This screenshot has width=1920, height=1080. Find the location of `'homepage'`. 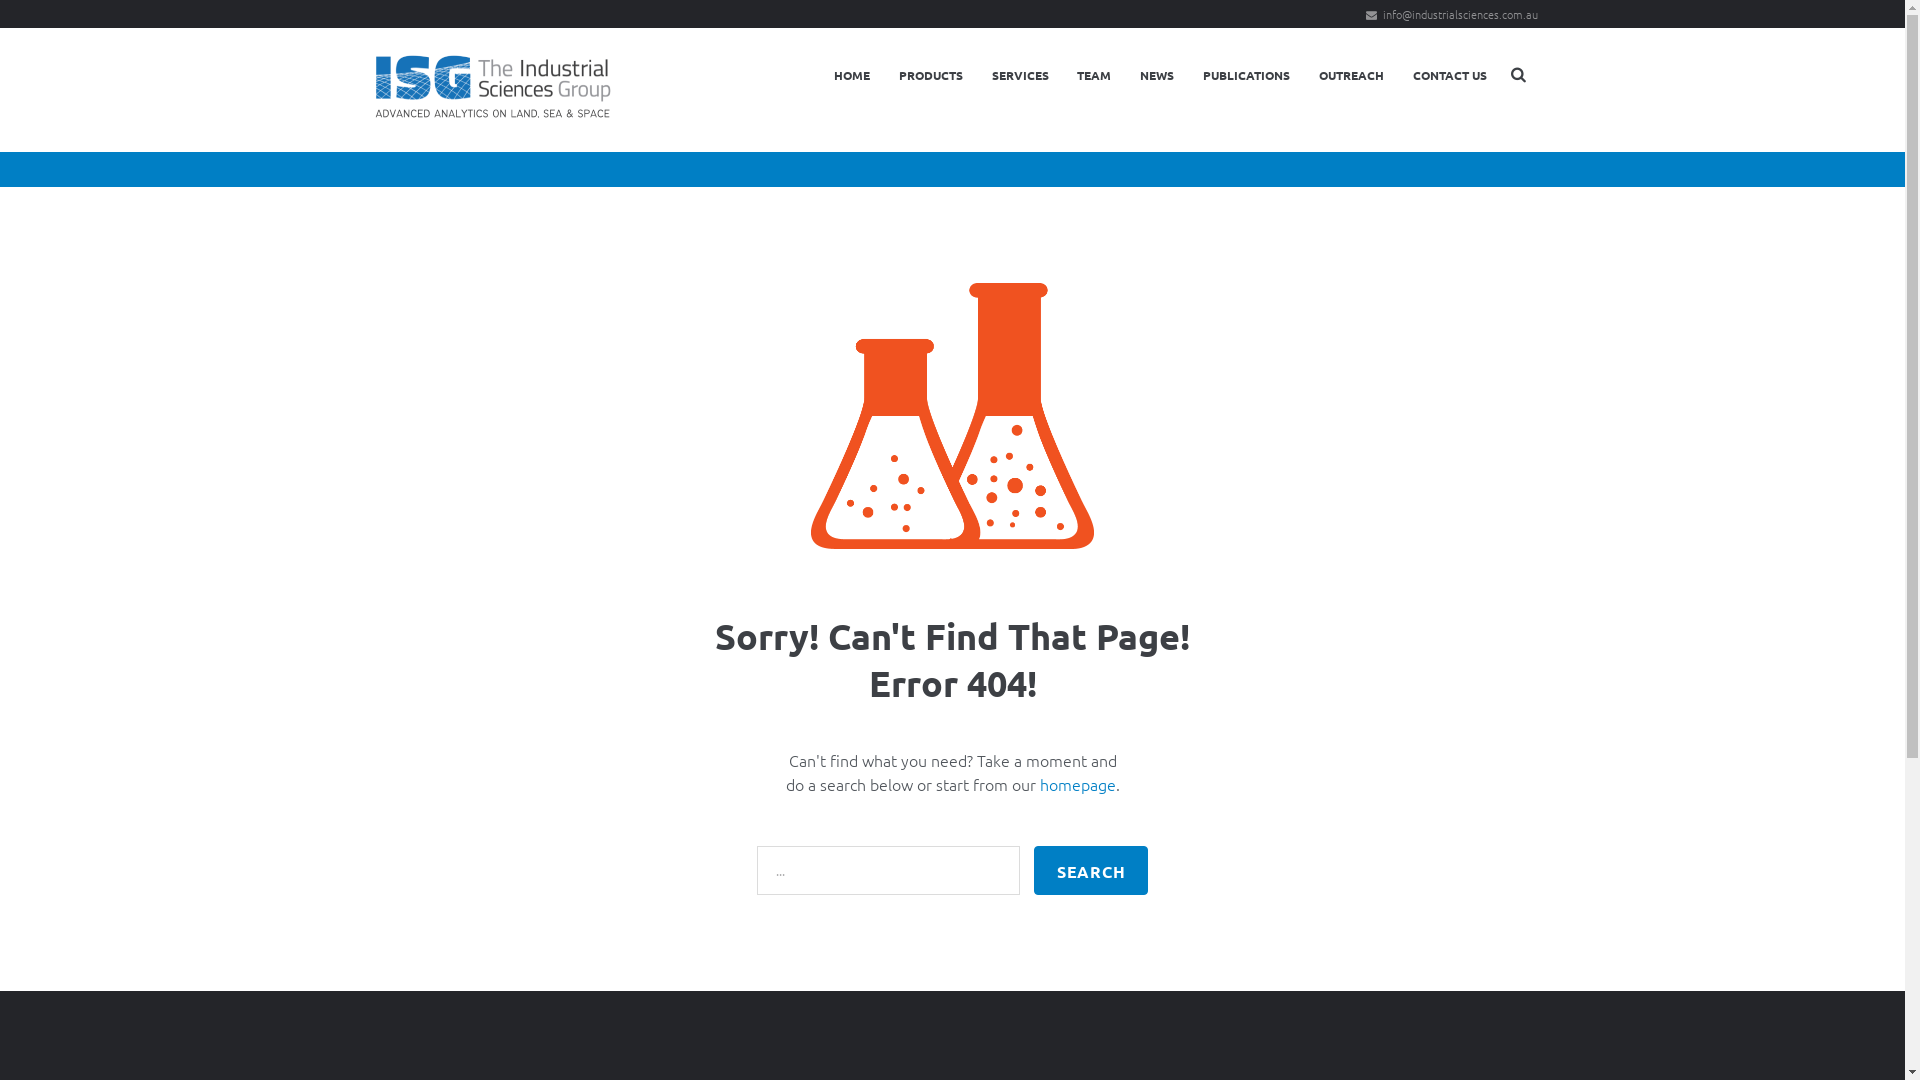

'homepage' is located at coordinates (1077, 782).